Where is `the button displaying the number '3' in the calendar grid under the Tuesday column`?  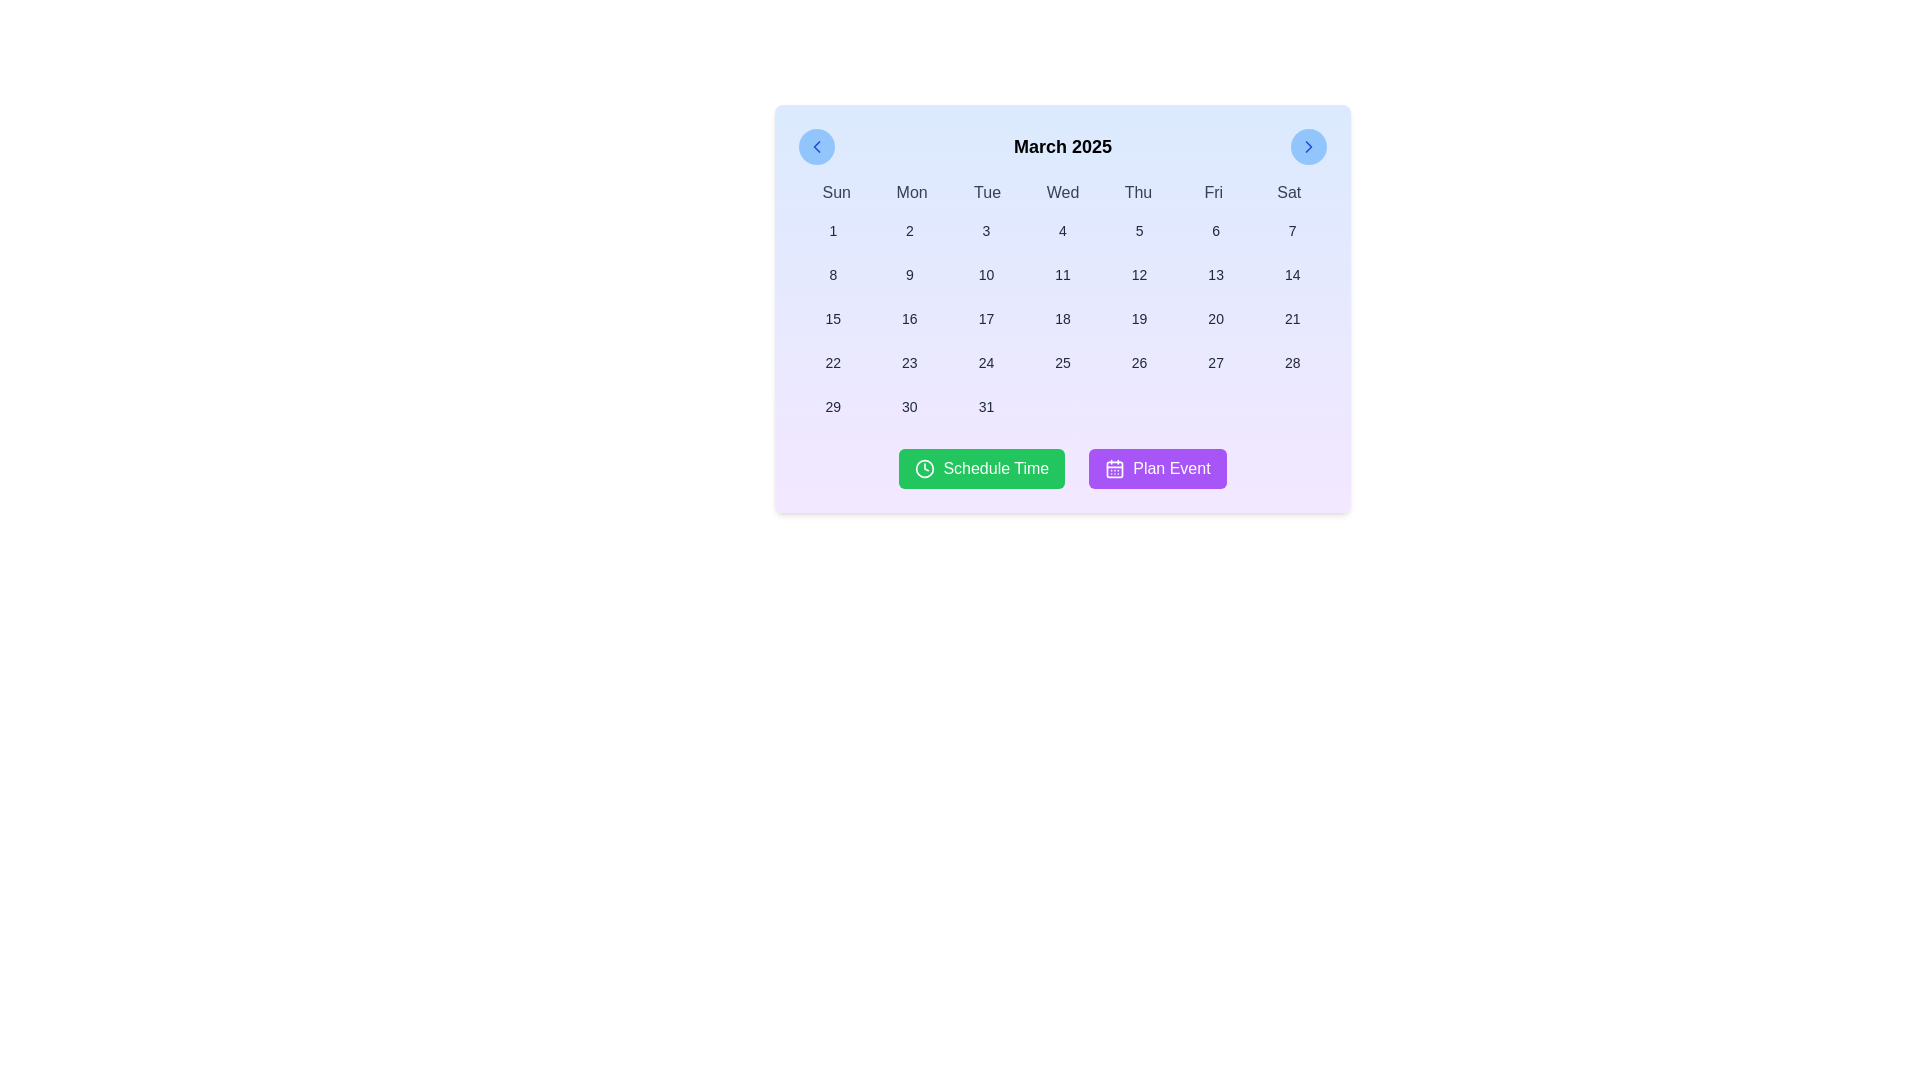
the button displaying the number '3' in the calendar grid under the Tuesday column is located at coordinates (986, 230).